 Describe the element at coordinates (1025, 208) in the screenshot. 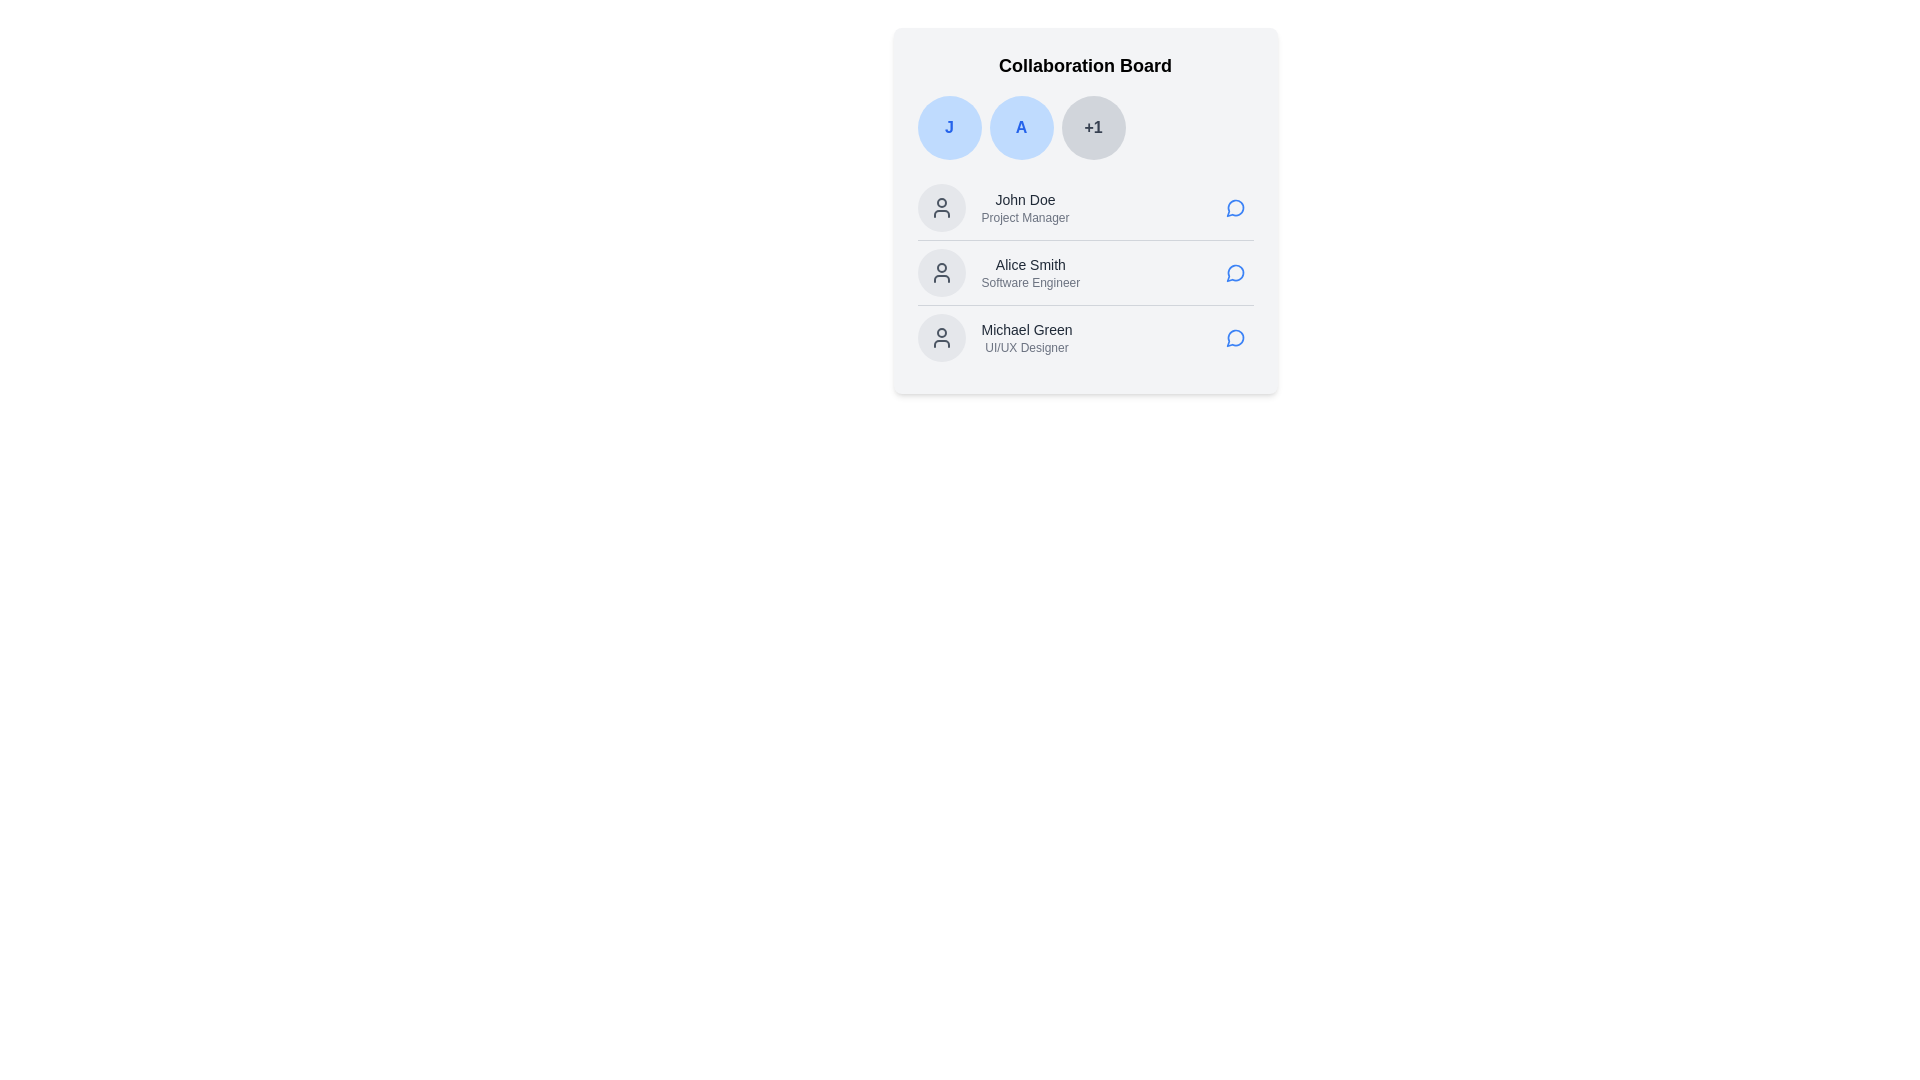

I see `the Label displaying 'John Doe' with the role 'Project Manager', which is located to the right of a circular avatar icon` at that location.